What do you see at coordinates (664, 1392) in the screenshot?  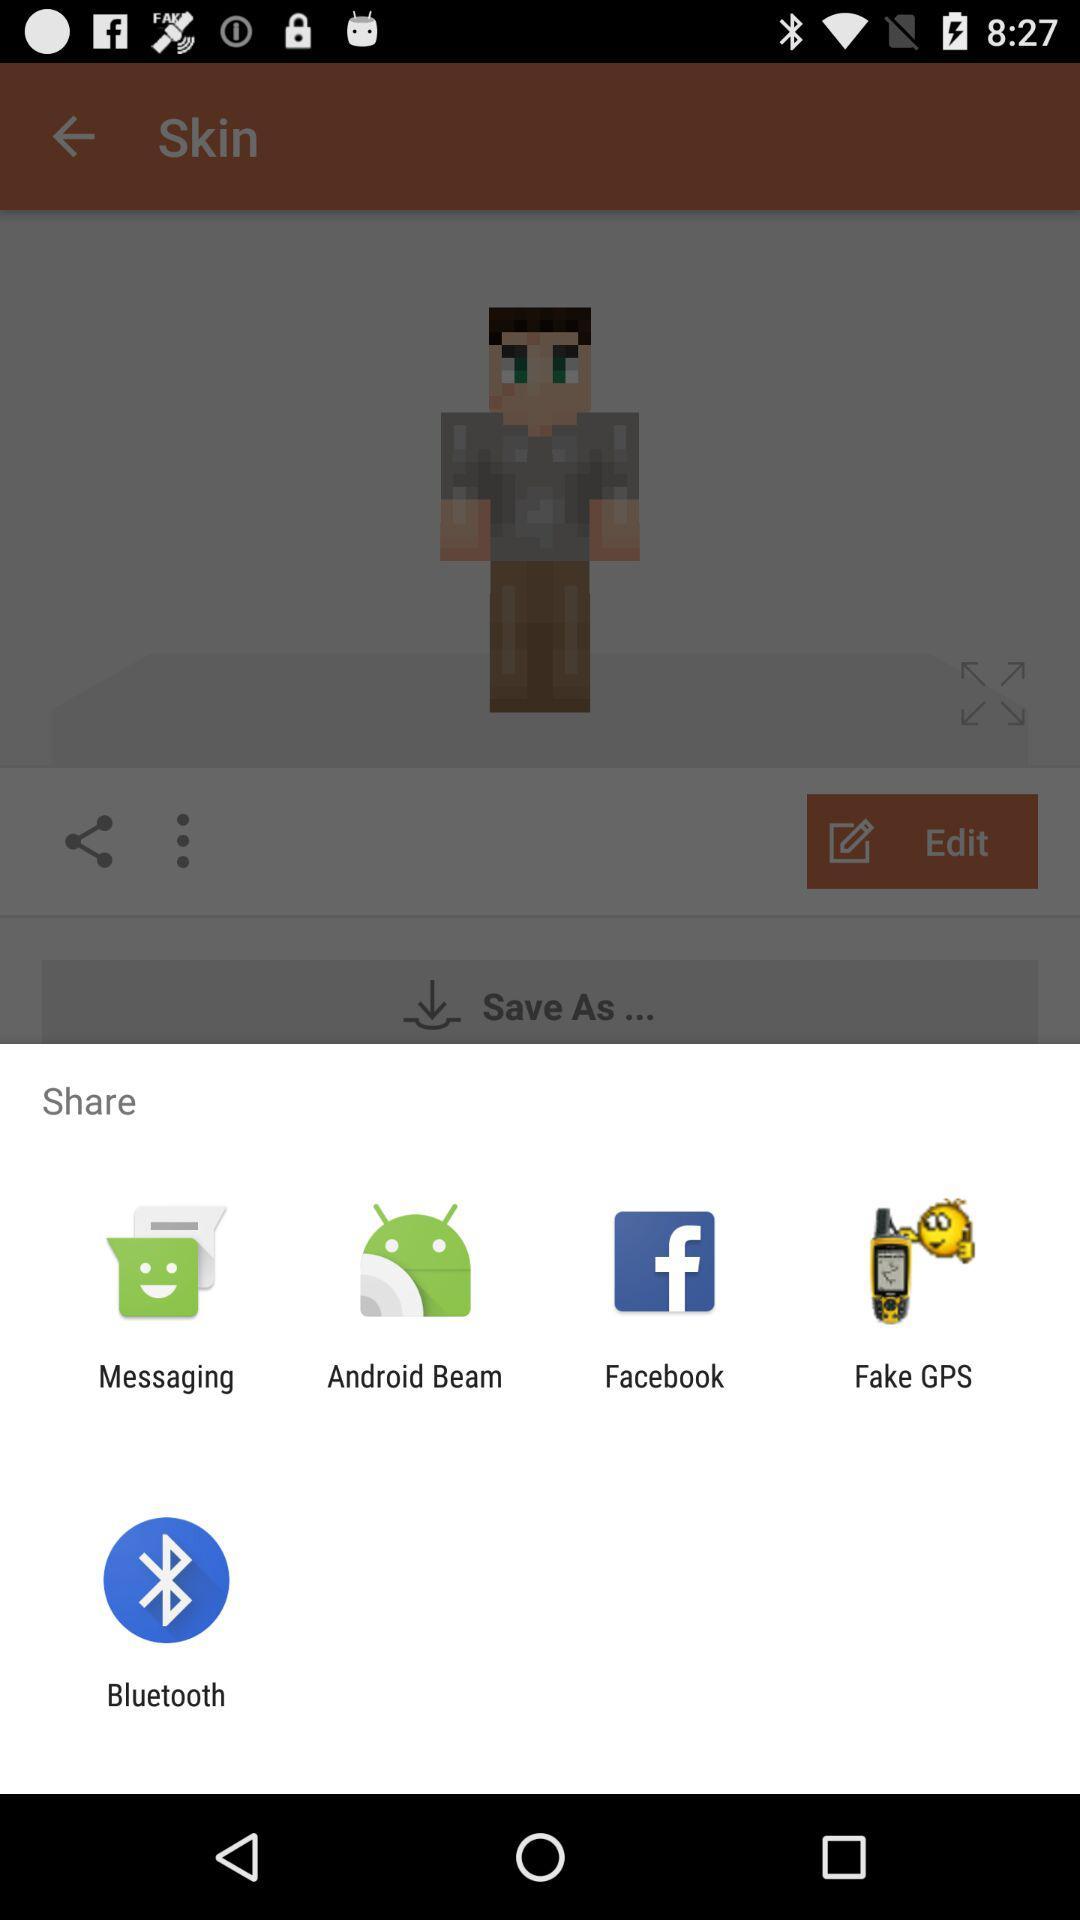 I see `the item to the left of fake gps icon` at bounding box center [664, 1392].